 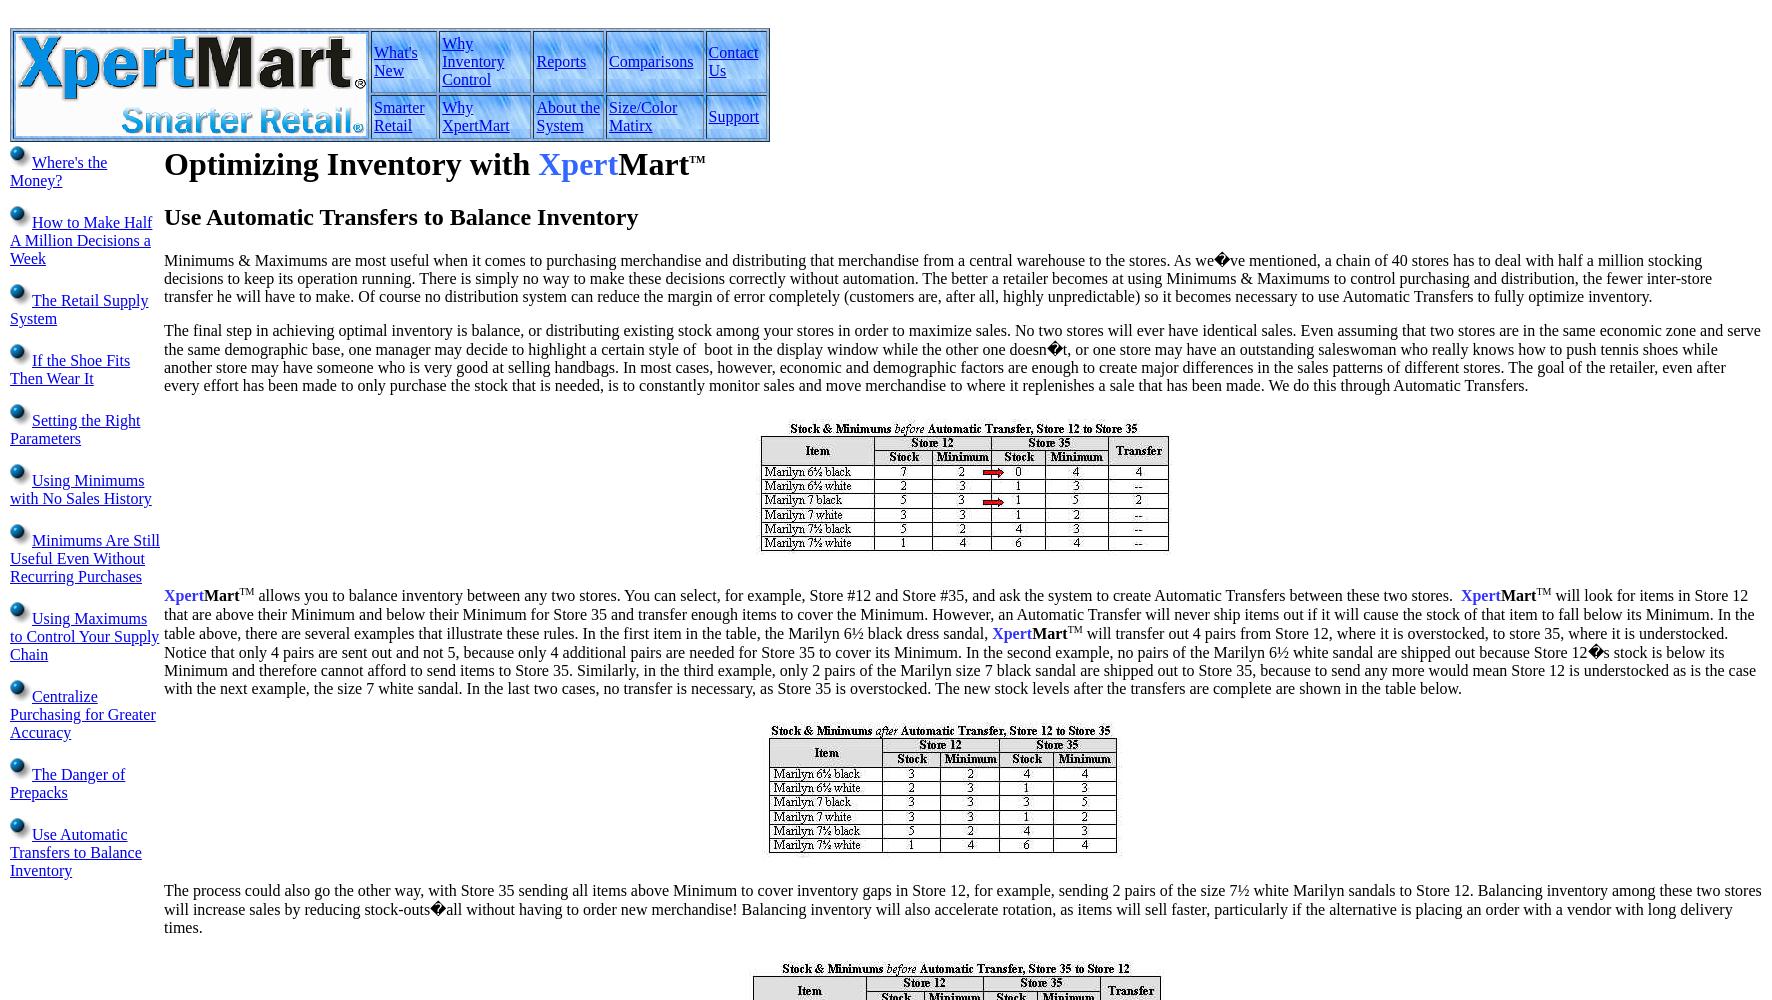 What do you see at coordinates (535, 115) in the screenshot?
I see `'About
the System'` at bounding box center [535, 115].